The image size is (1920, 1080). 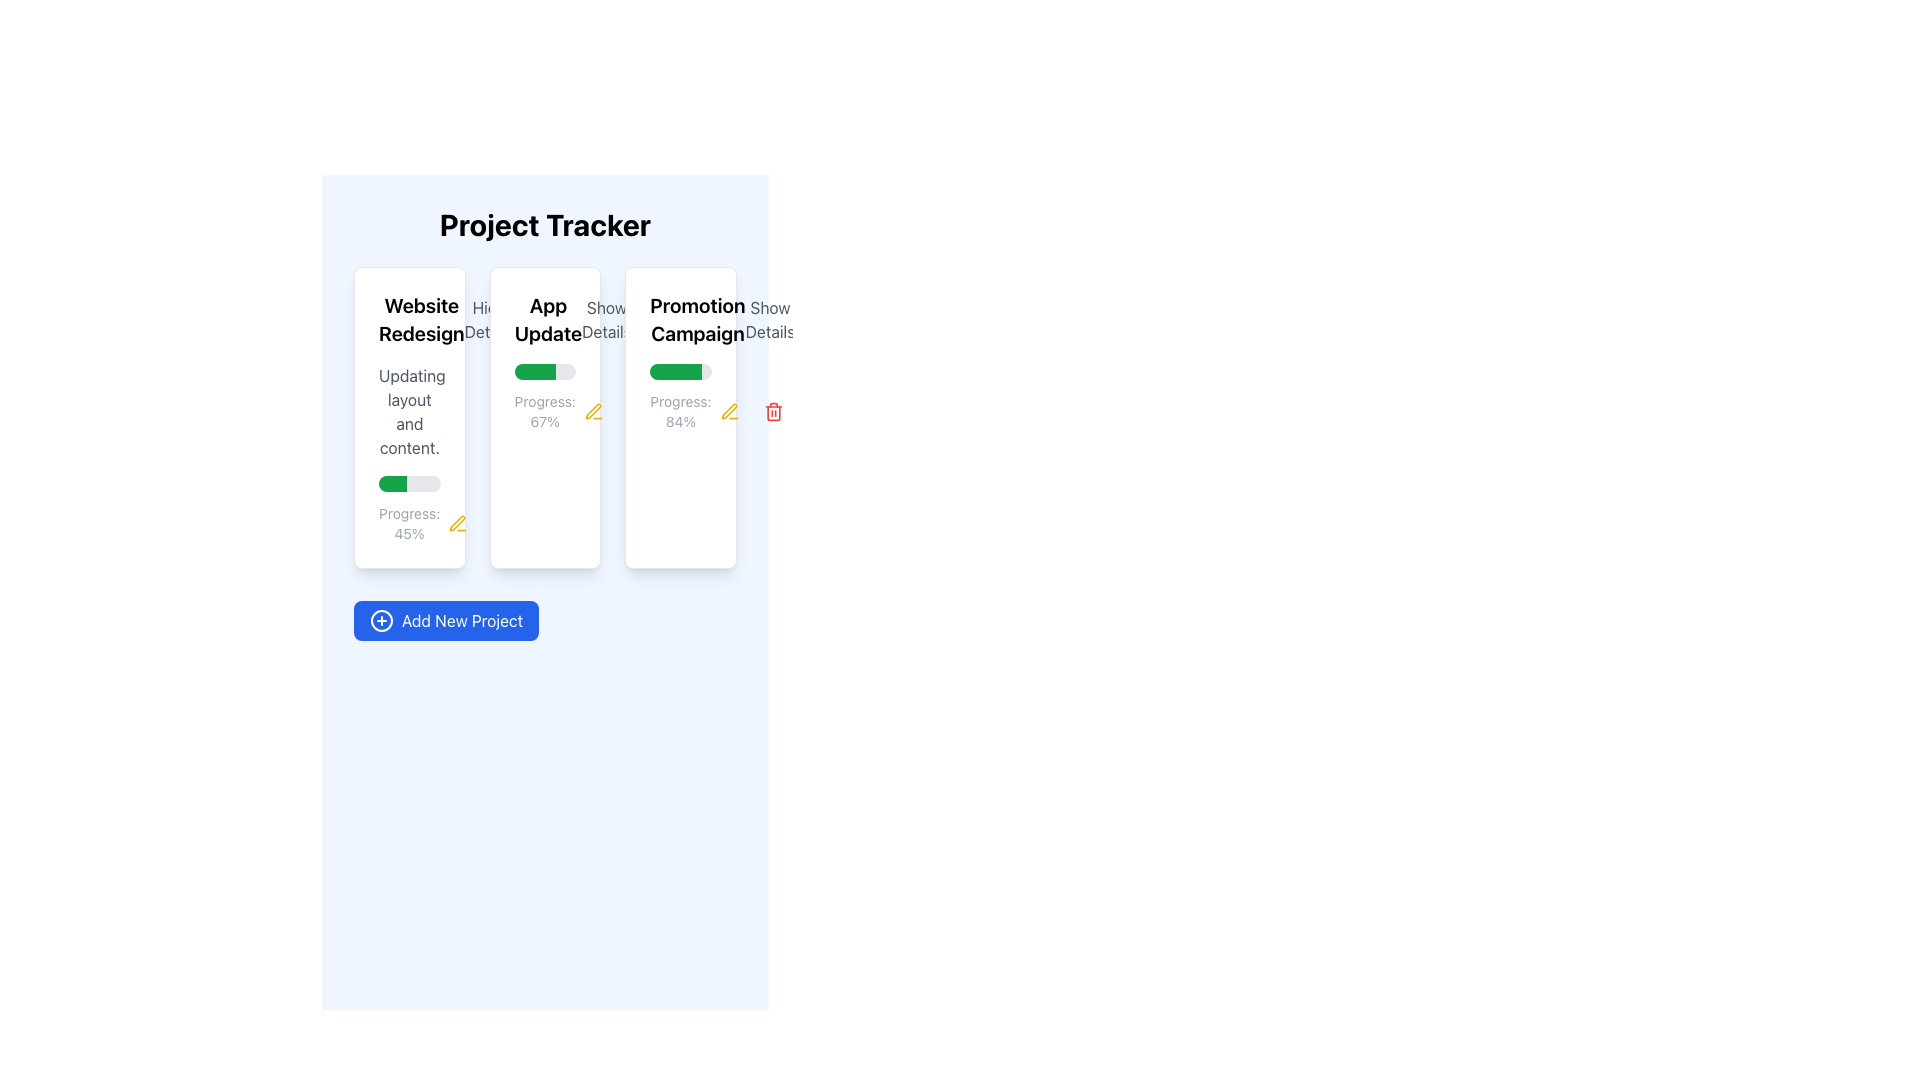 What do you see at coordinates (489, 319) in the screenshot?
I see `the 'Hide Details' button located to the right of the 'Website Redesign' header in the first card of the grid layout to hide the project details` at bounding box center [489, 319].